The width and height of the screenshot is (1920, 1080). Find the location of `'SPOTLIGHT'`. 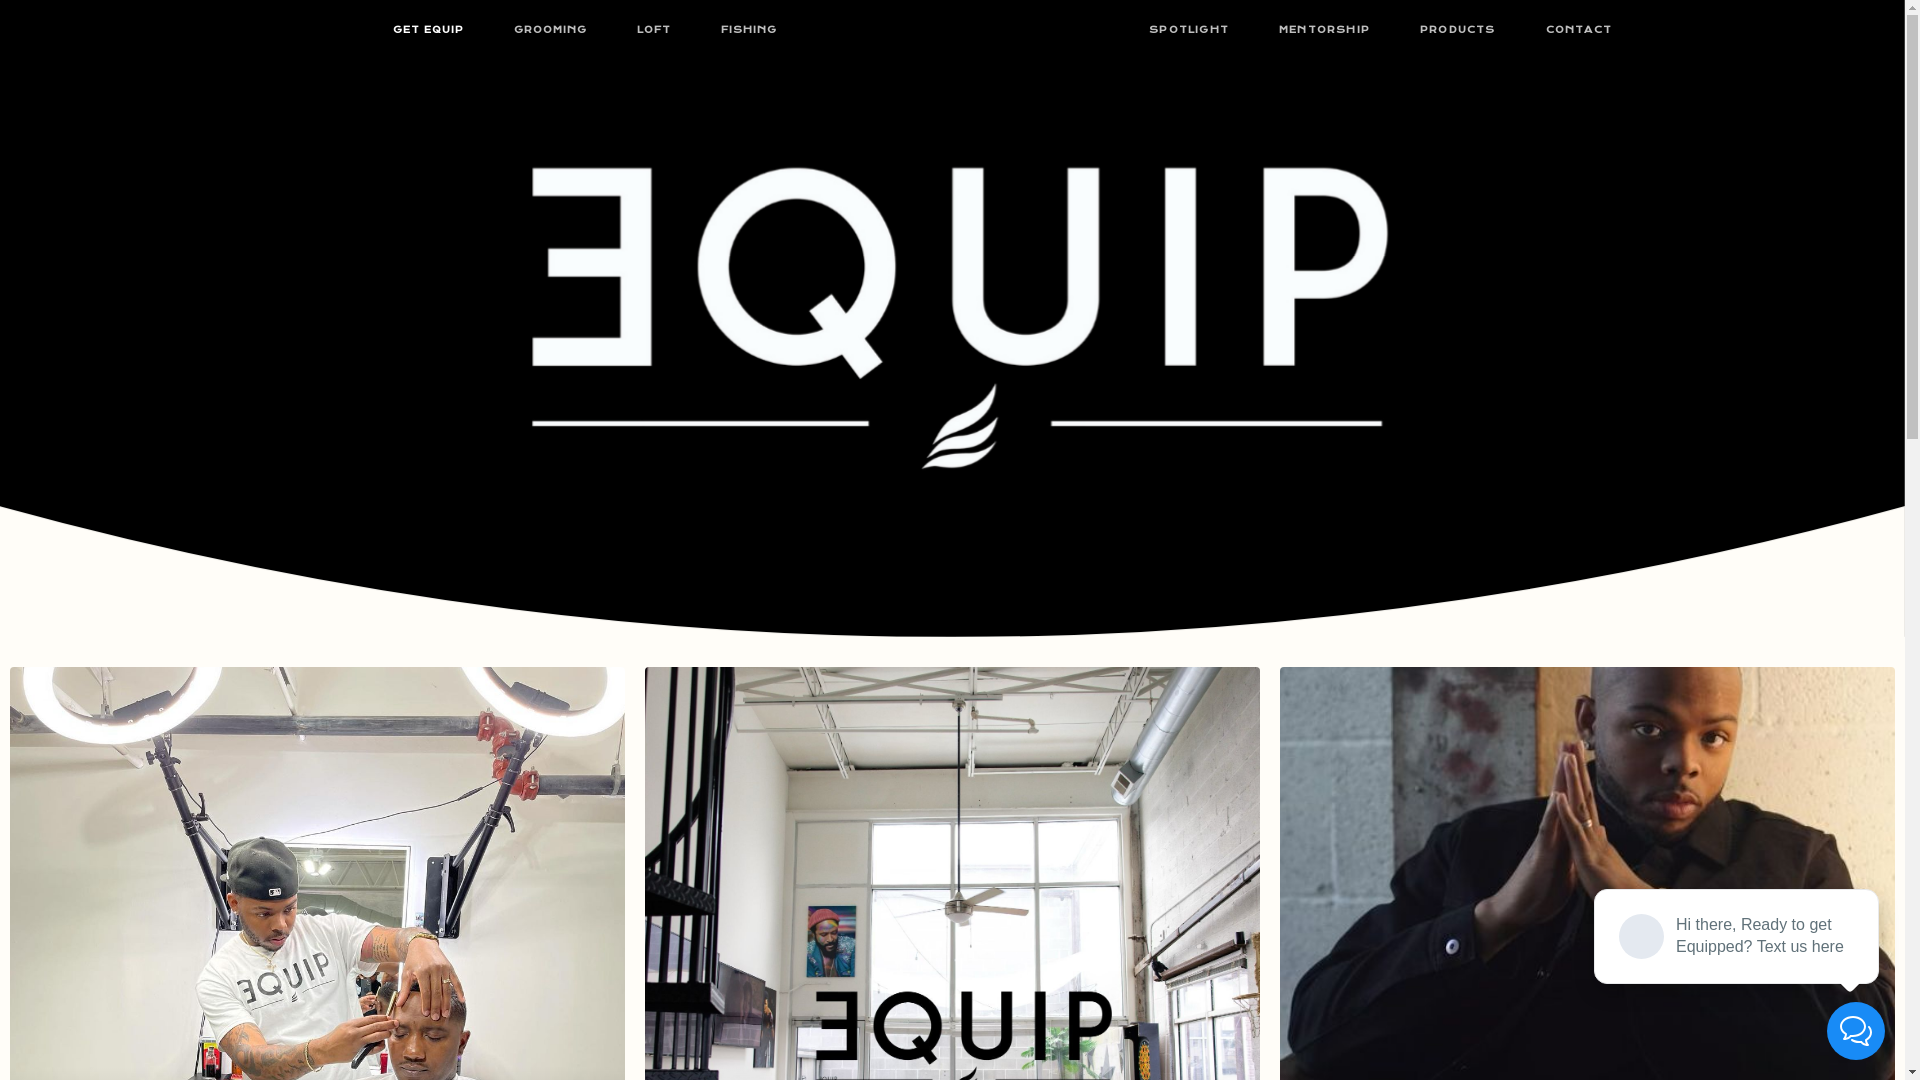

'SPOTLIGHT' is located at coordinates (1189, 30).